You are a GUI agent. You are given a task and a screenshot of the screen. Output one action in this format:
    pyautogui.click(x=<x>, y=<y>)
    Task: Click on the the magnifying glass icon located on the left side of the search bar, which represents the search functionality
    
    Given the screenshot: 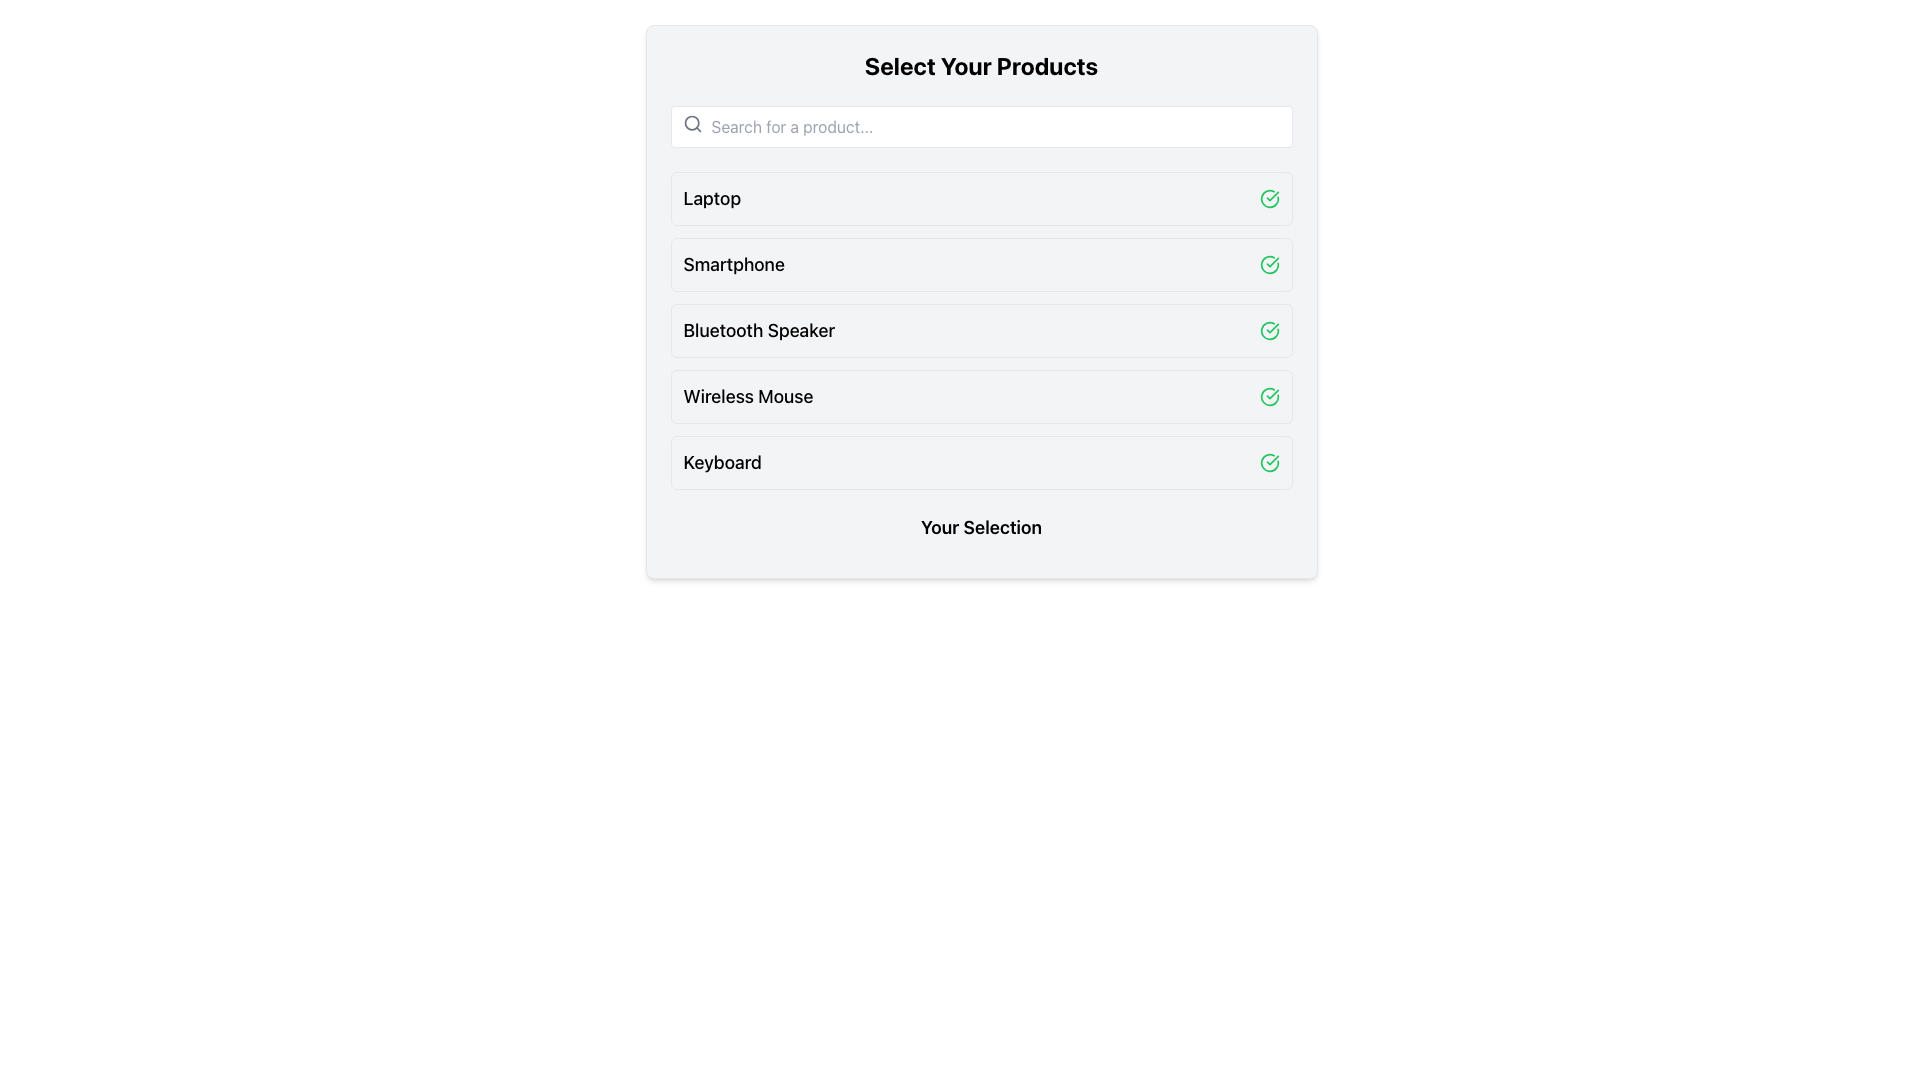 What is the action you would take?
    pyautogui.click(x=692, y=123)
    